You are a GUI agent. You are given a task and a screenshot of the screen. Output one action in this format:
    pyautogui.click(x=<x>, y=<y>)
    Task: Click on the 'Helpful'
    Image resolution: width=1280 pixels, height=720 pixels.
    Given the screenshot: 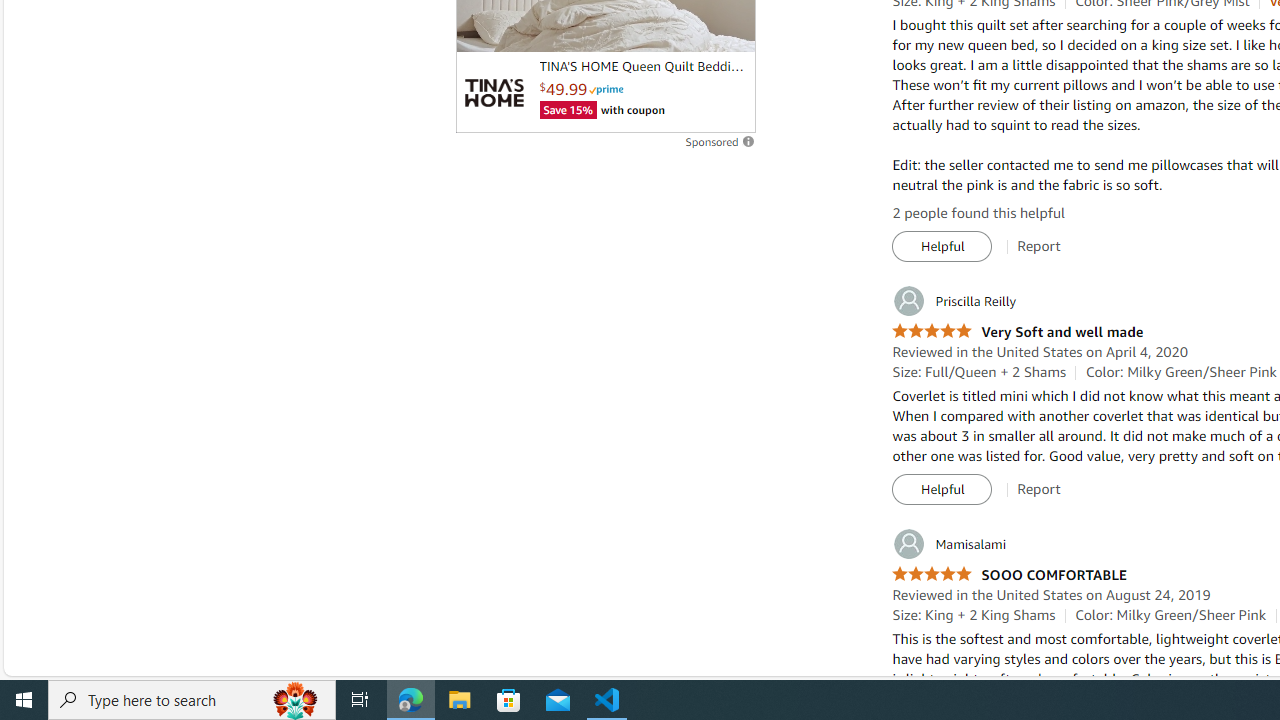 What is the action you would take?
    pyautogui.click(x=941, y=489)
    